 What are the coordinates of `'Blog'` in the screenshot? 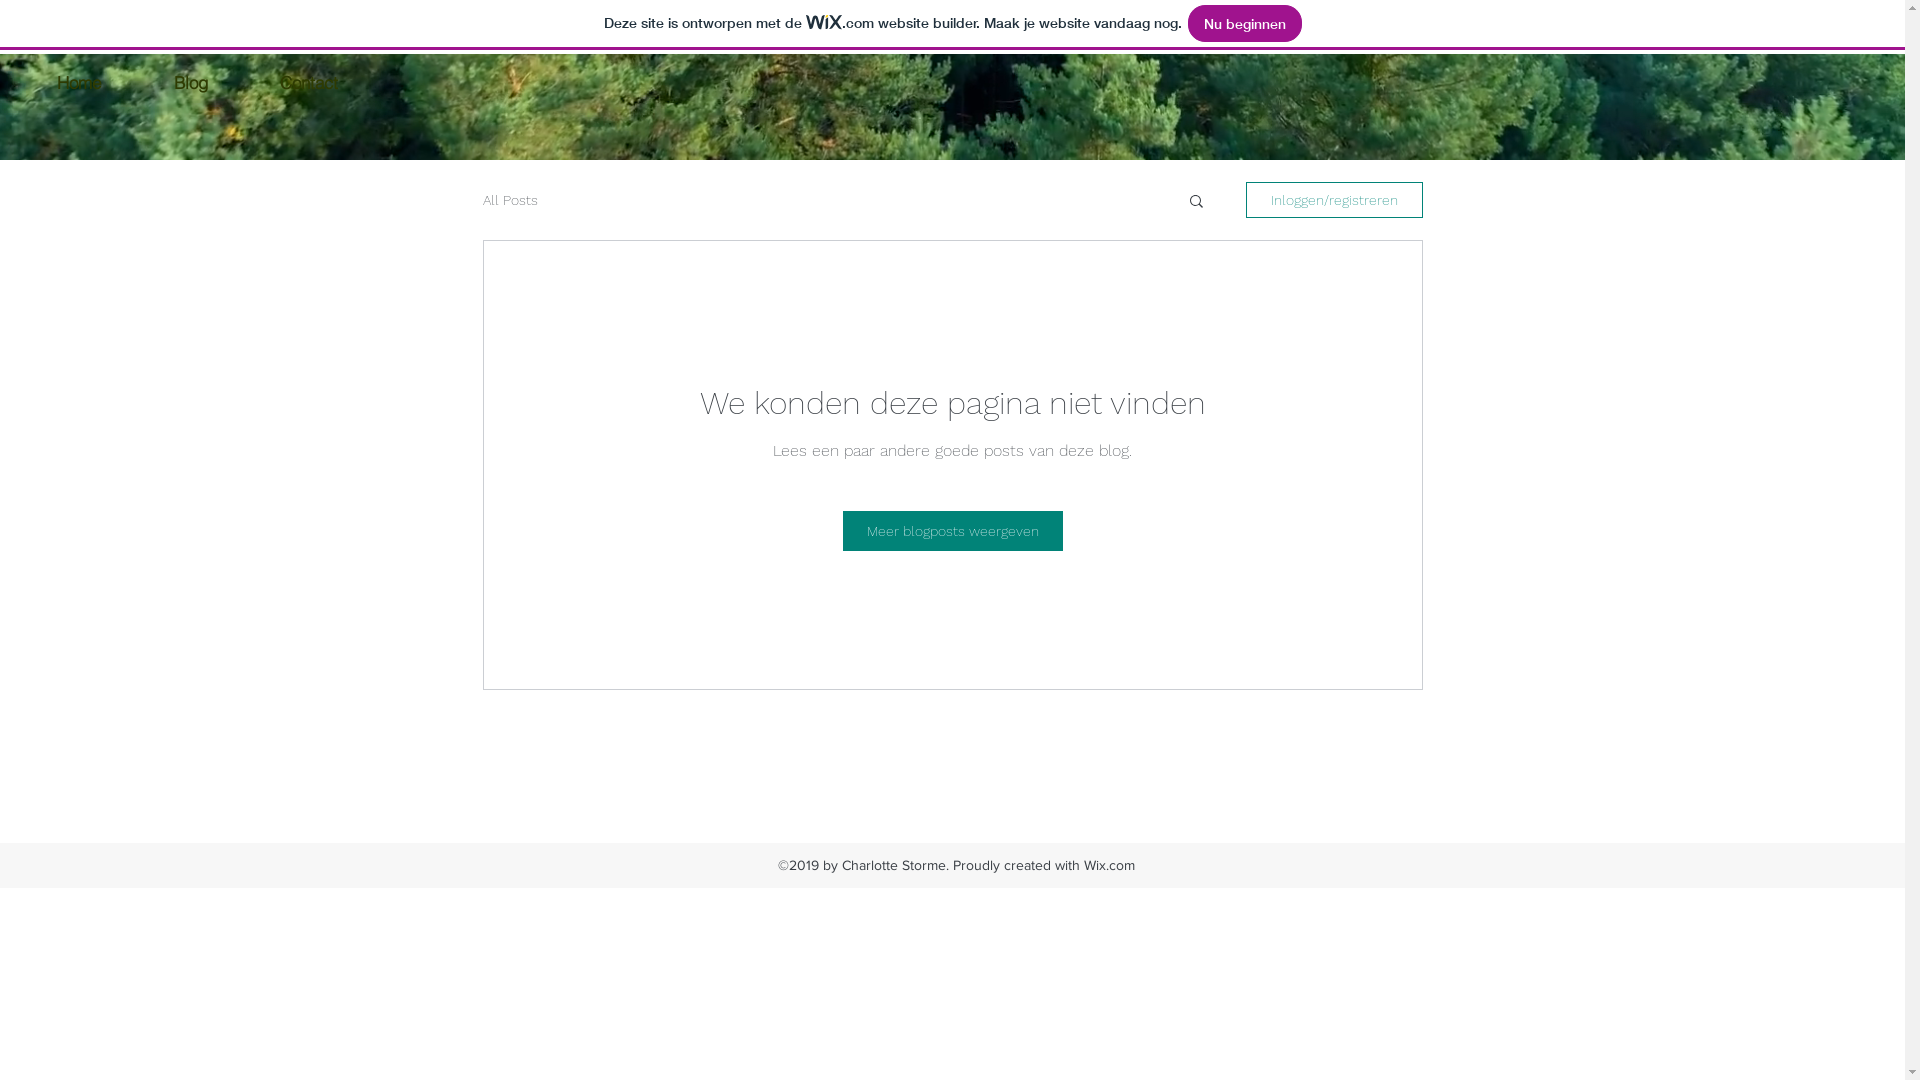 It's located at (190, 81).